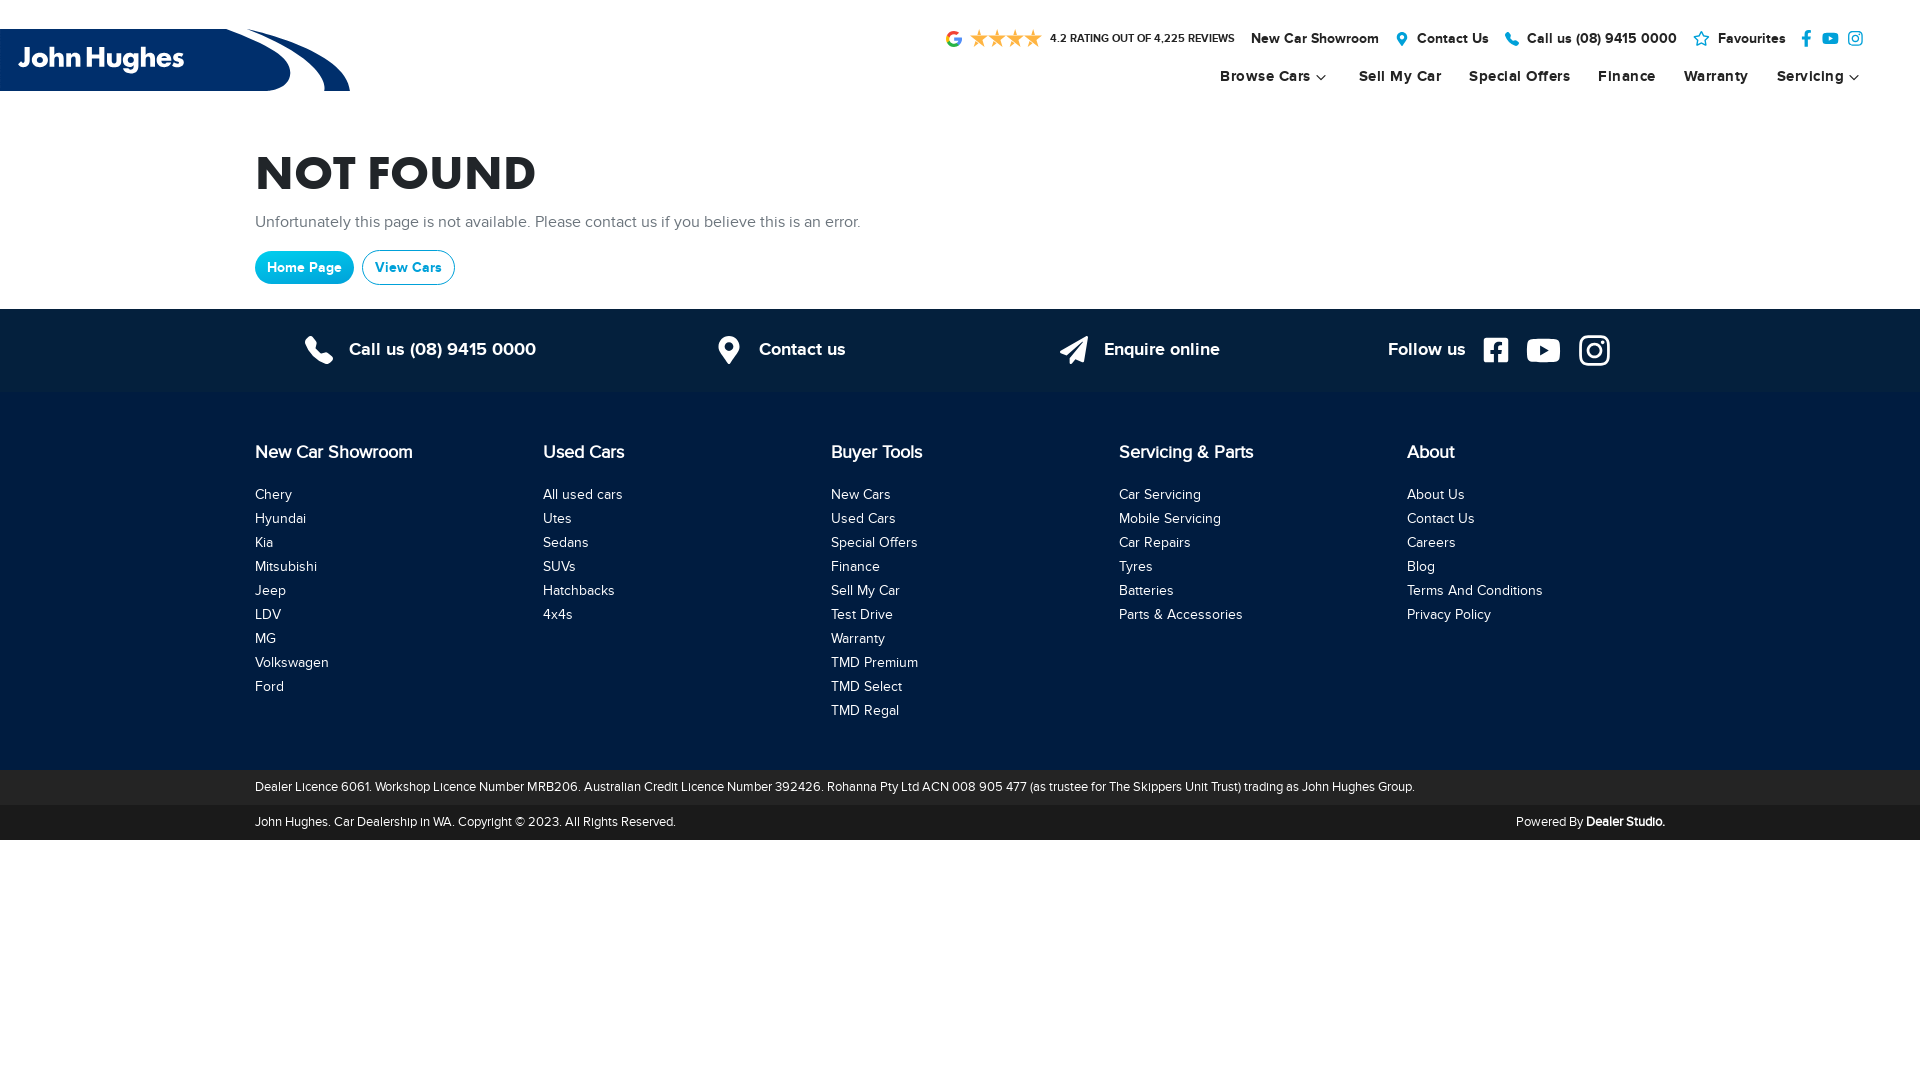 The width and height of the screenshot is (1920, 1080). Describe the element at coordinates (1683, 75) in the screenshot. I see `'Warranty'` at that location.